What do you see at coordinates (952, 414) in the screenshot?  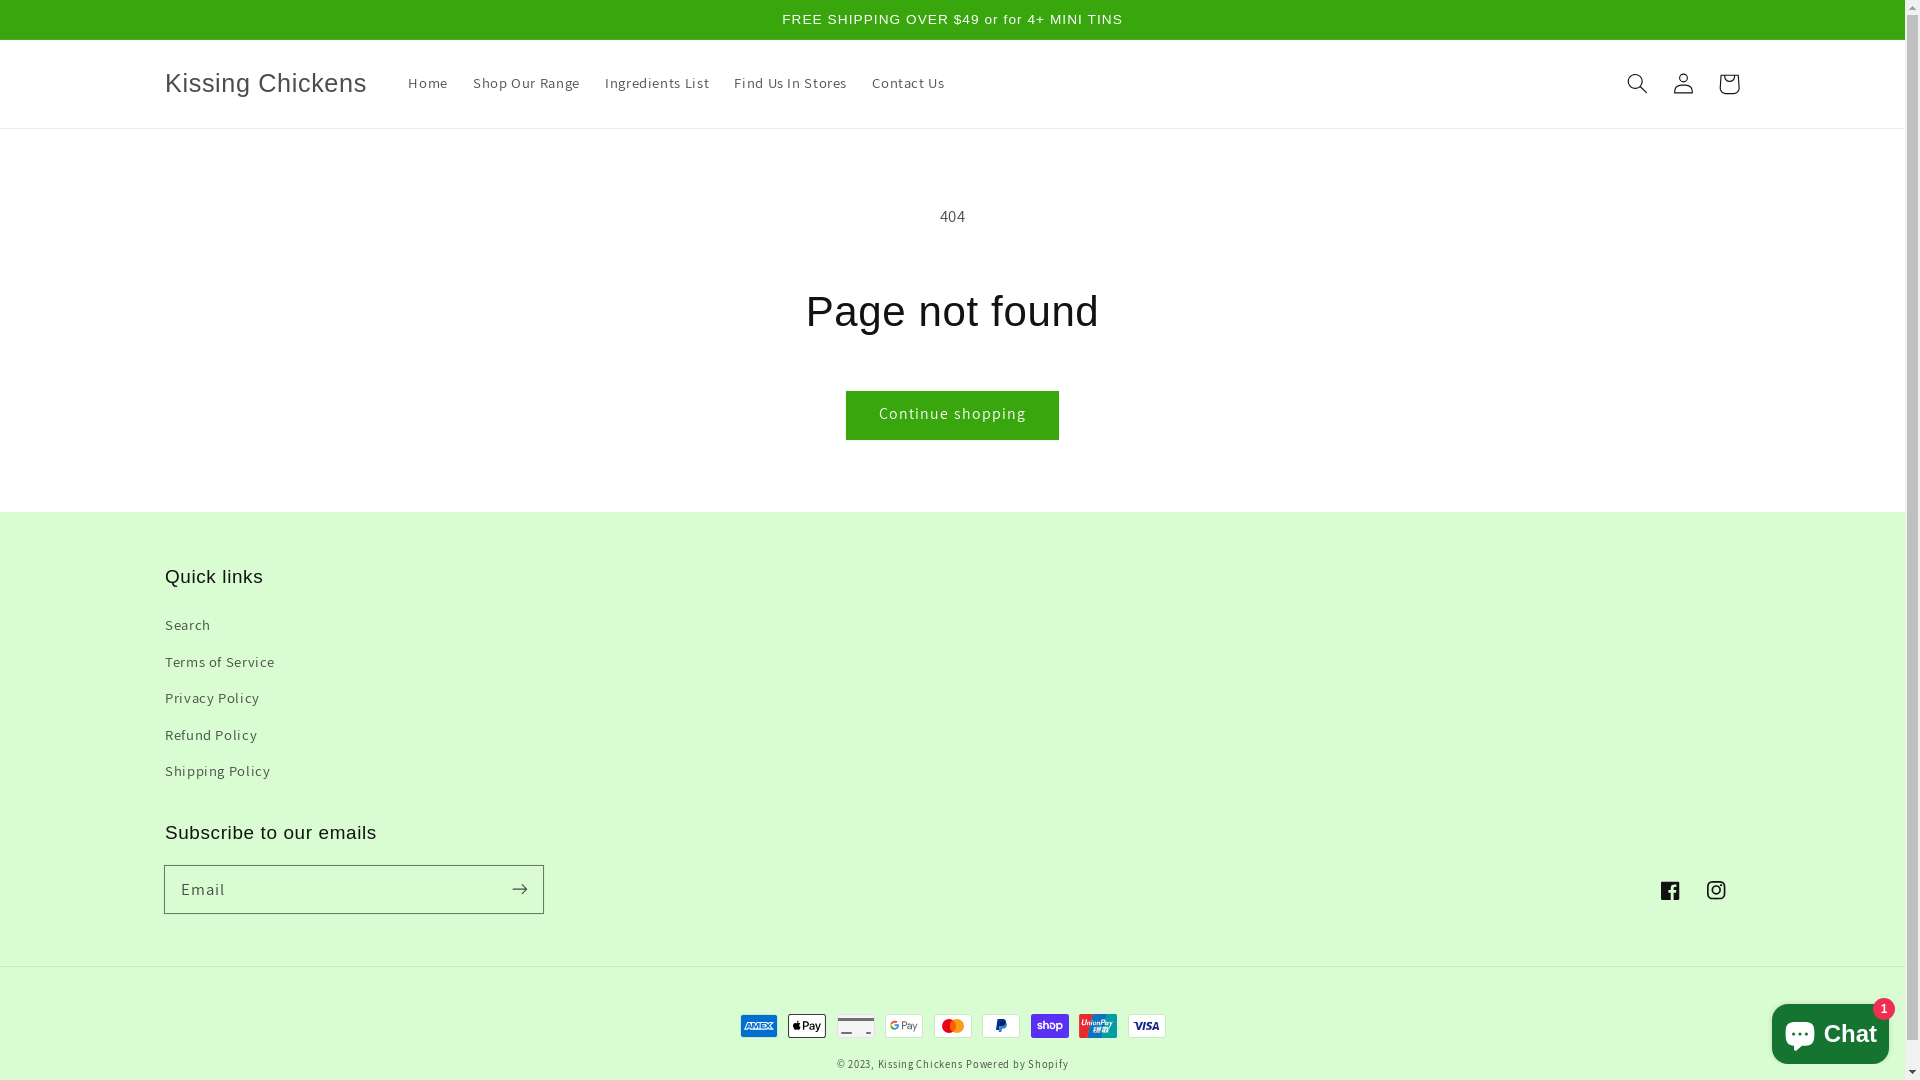 I see `'Continue shopping'` at bounding box center [952, 414].